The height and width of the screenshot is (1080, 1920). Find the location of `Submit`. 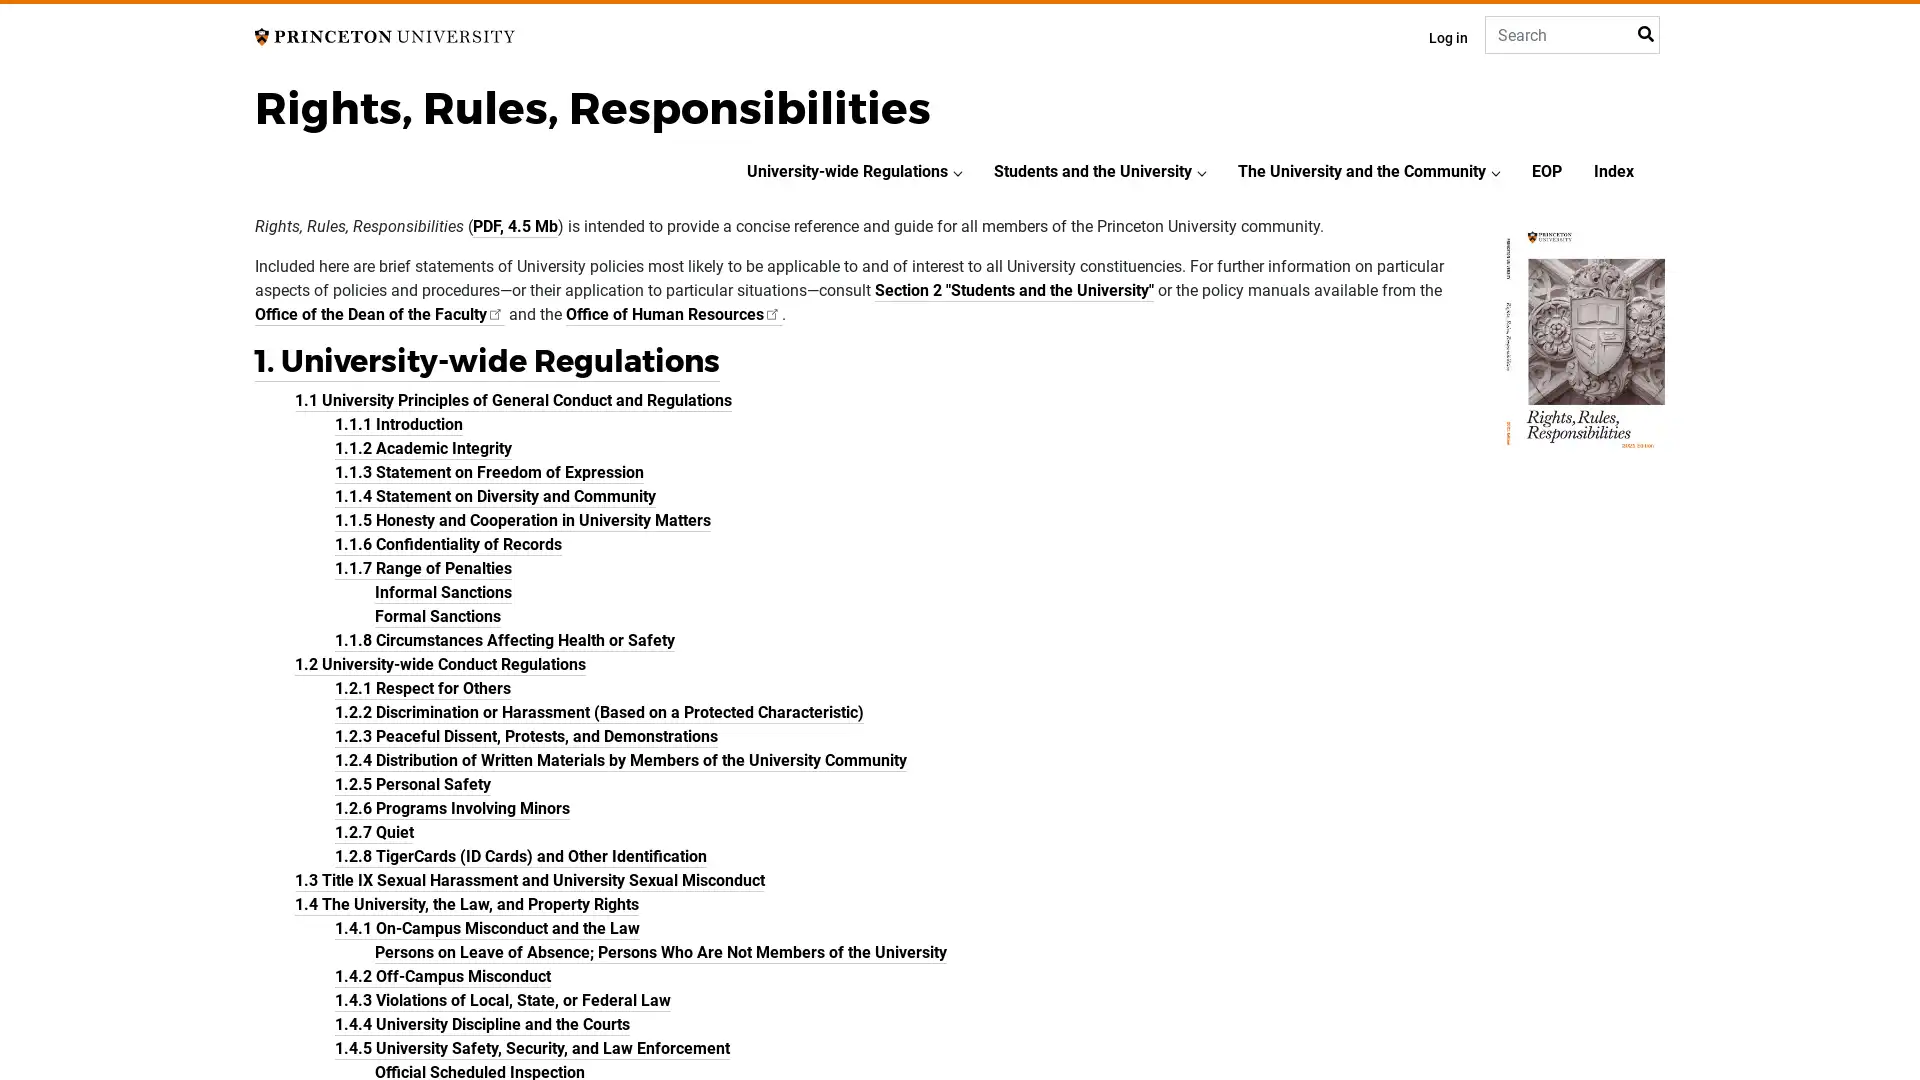

Submit is located at coordinates (1643, 34).